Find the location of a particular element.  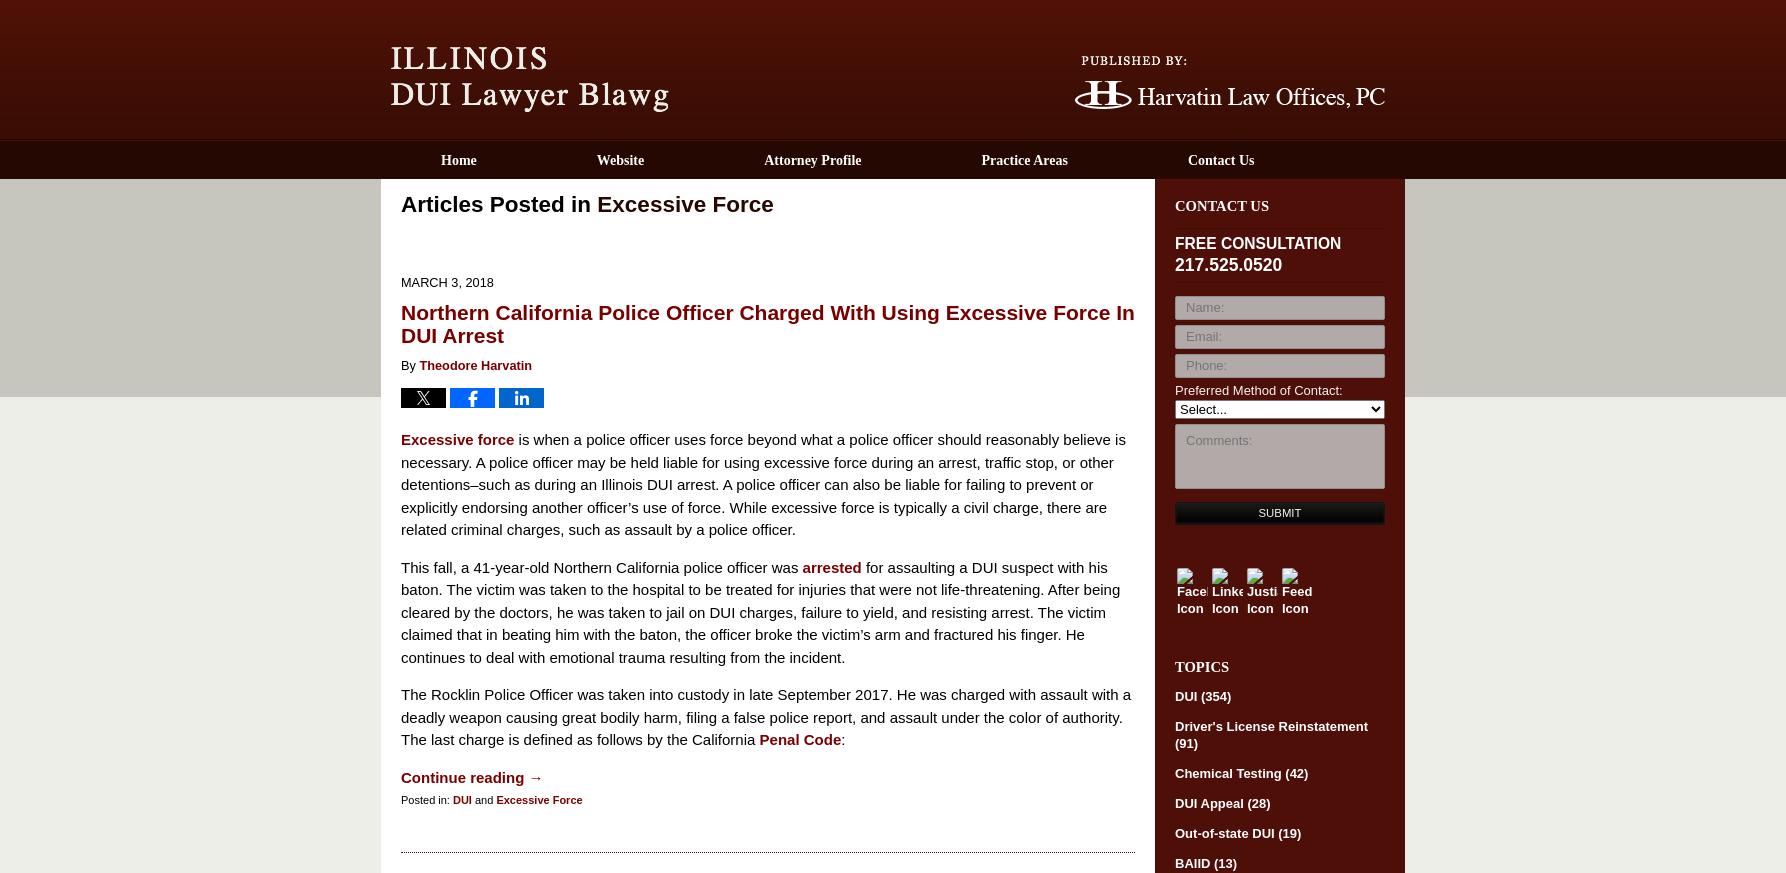

'Preferred Method of Contact:' is located at coordinates (1258, 389).